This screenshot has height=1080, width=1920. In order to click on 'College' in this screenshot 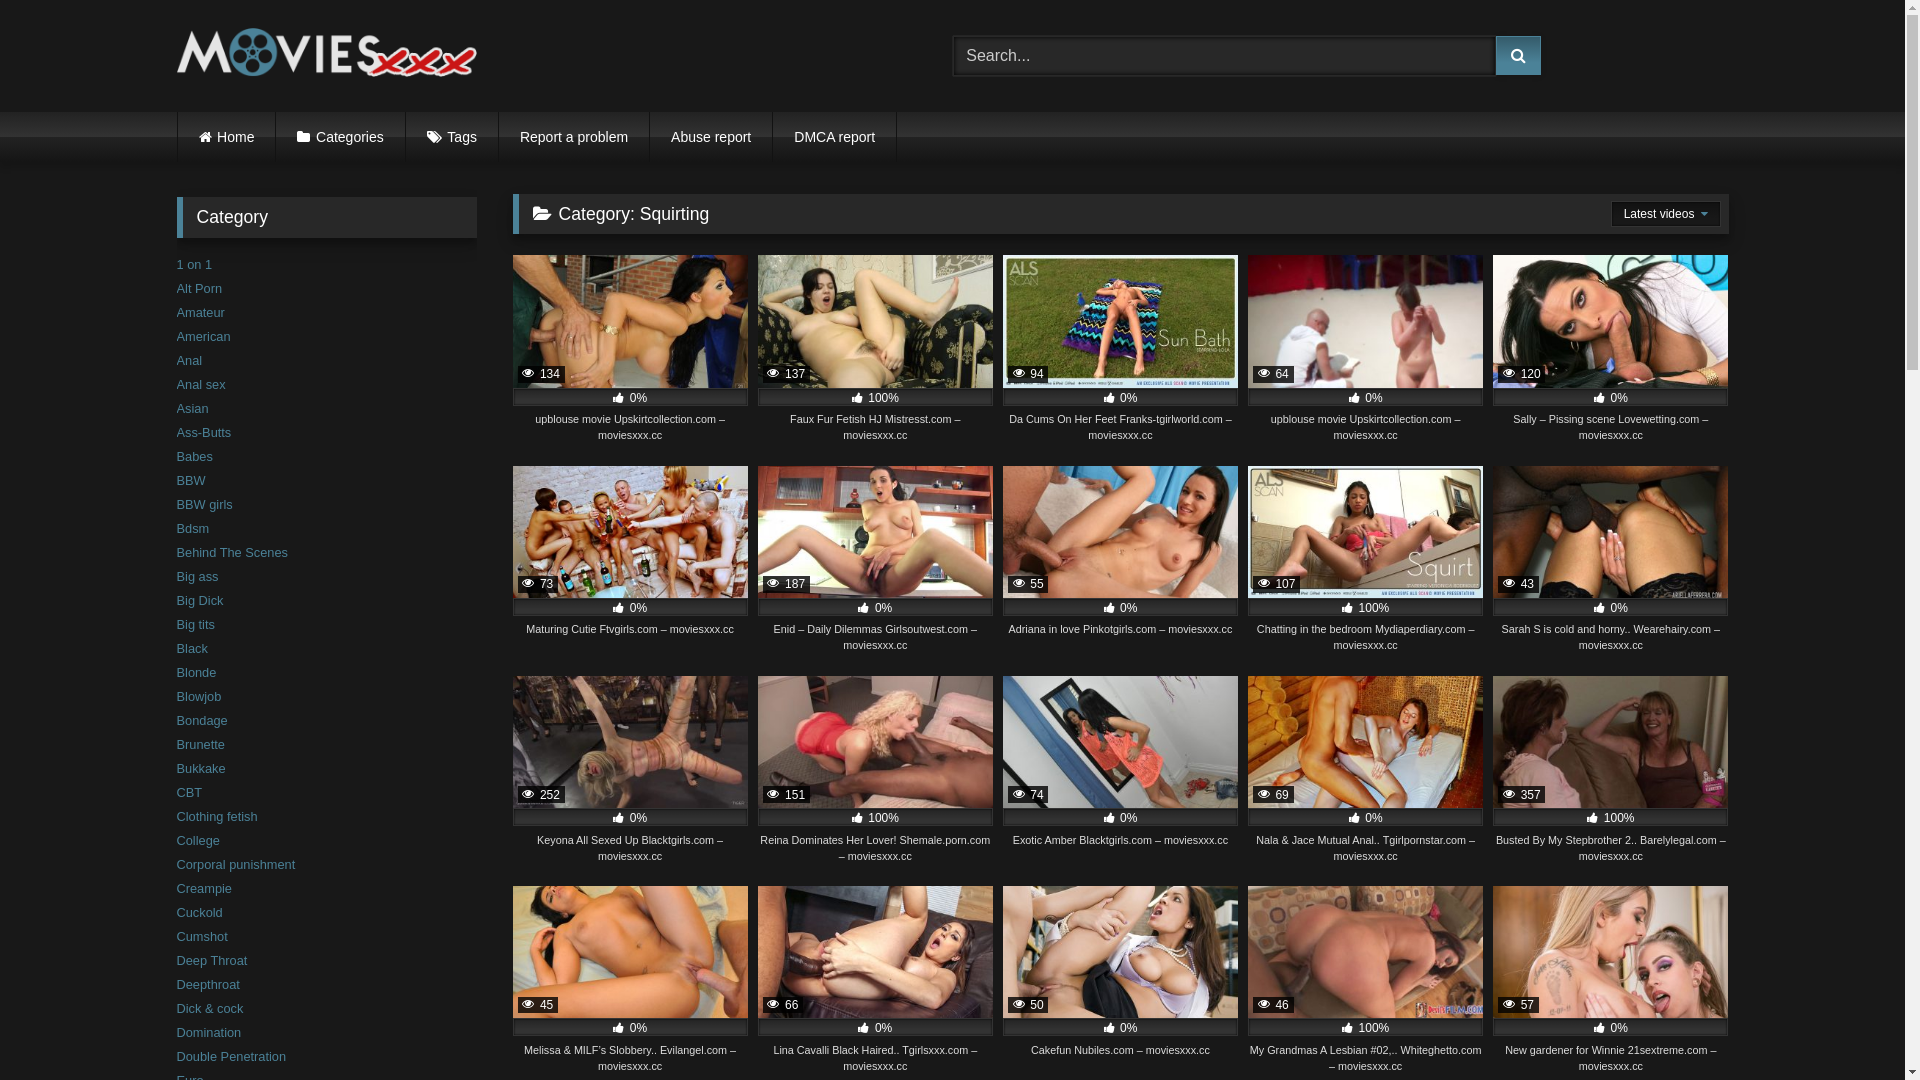, I will do `click(197, 840)`.